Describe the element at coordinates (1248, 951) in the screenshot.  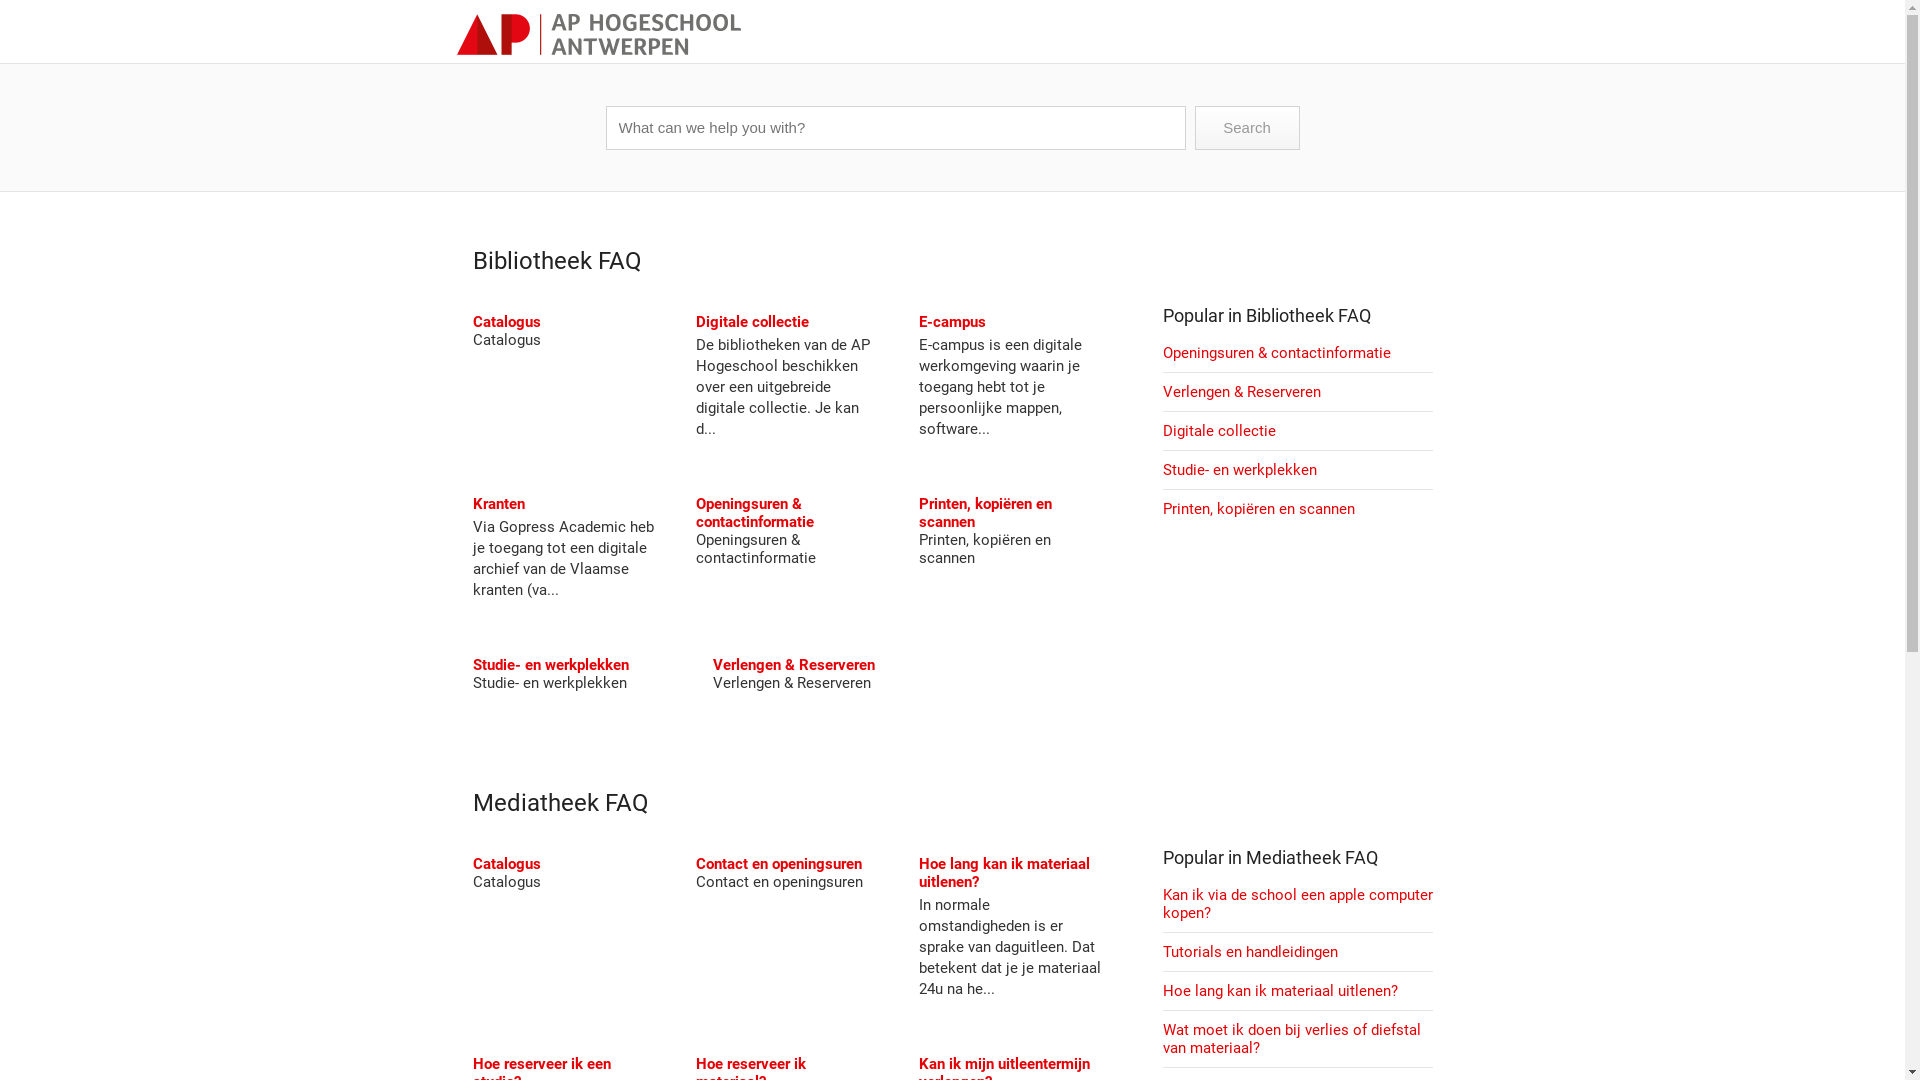
I see `'Tutorials en handleidingen'` at that location.